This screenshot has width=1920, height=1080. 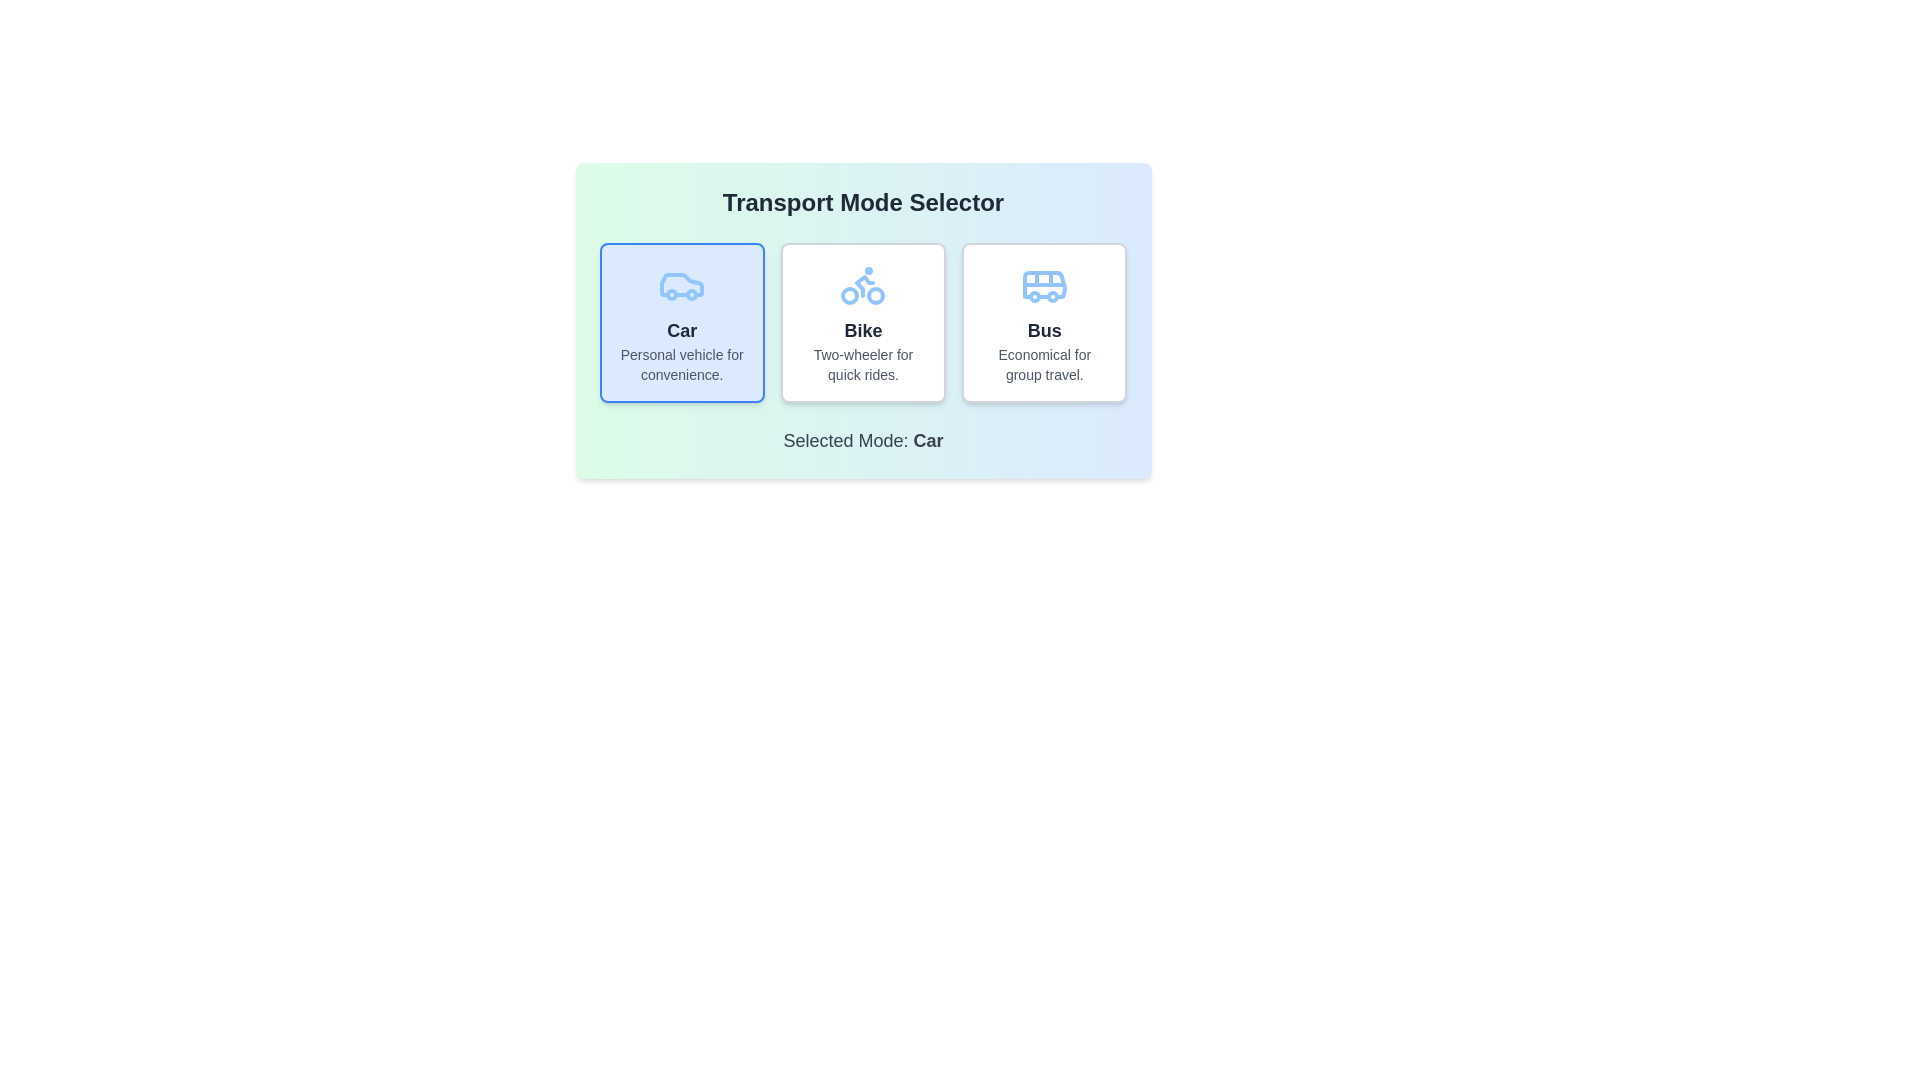 What do you see at coordinates (682, 365) in the screenshot?
I see `descriptive text label located at the bottom of the 'Car' card within the transport mode selector widget, which provides additional context about the option` at bounding box center [682, 365].